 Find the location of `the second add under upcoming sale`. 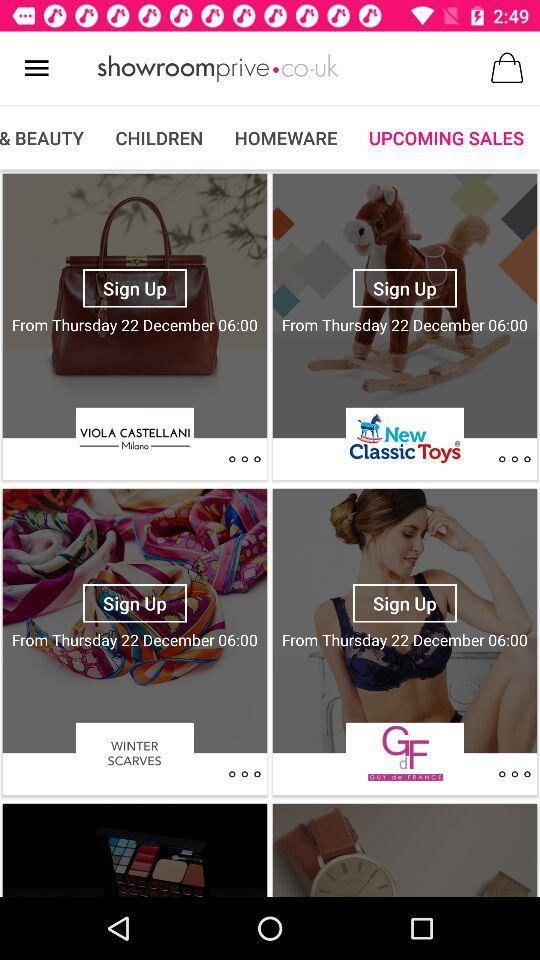

the second add under upcoming sale is located at coordinates (405, 327).